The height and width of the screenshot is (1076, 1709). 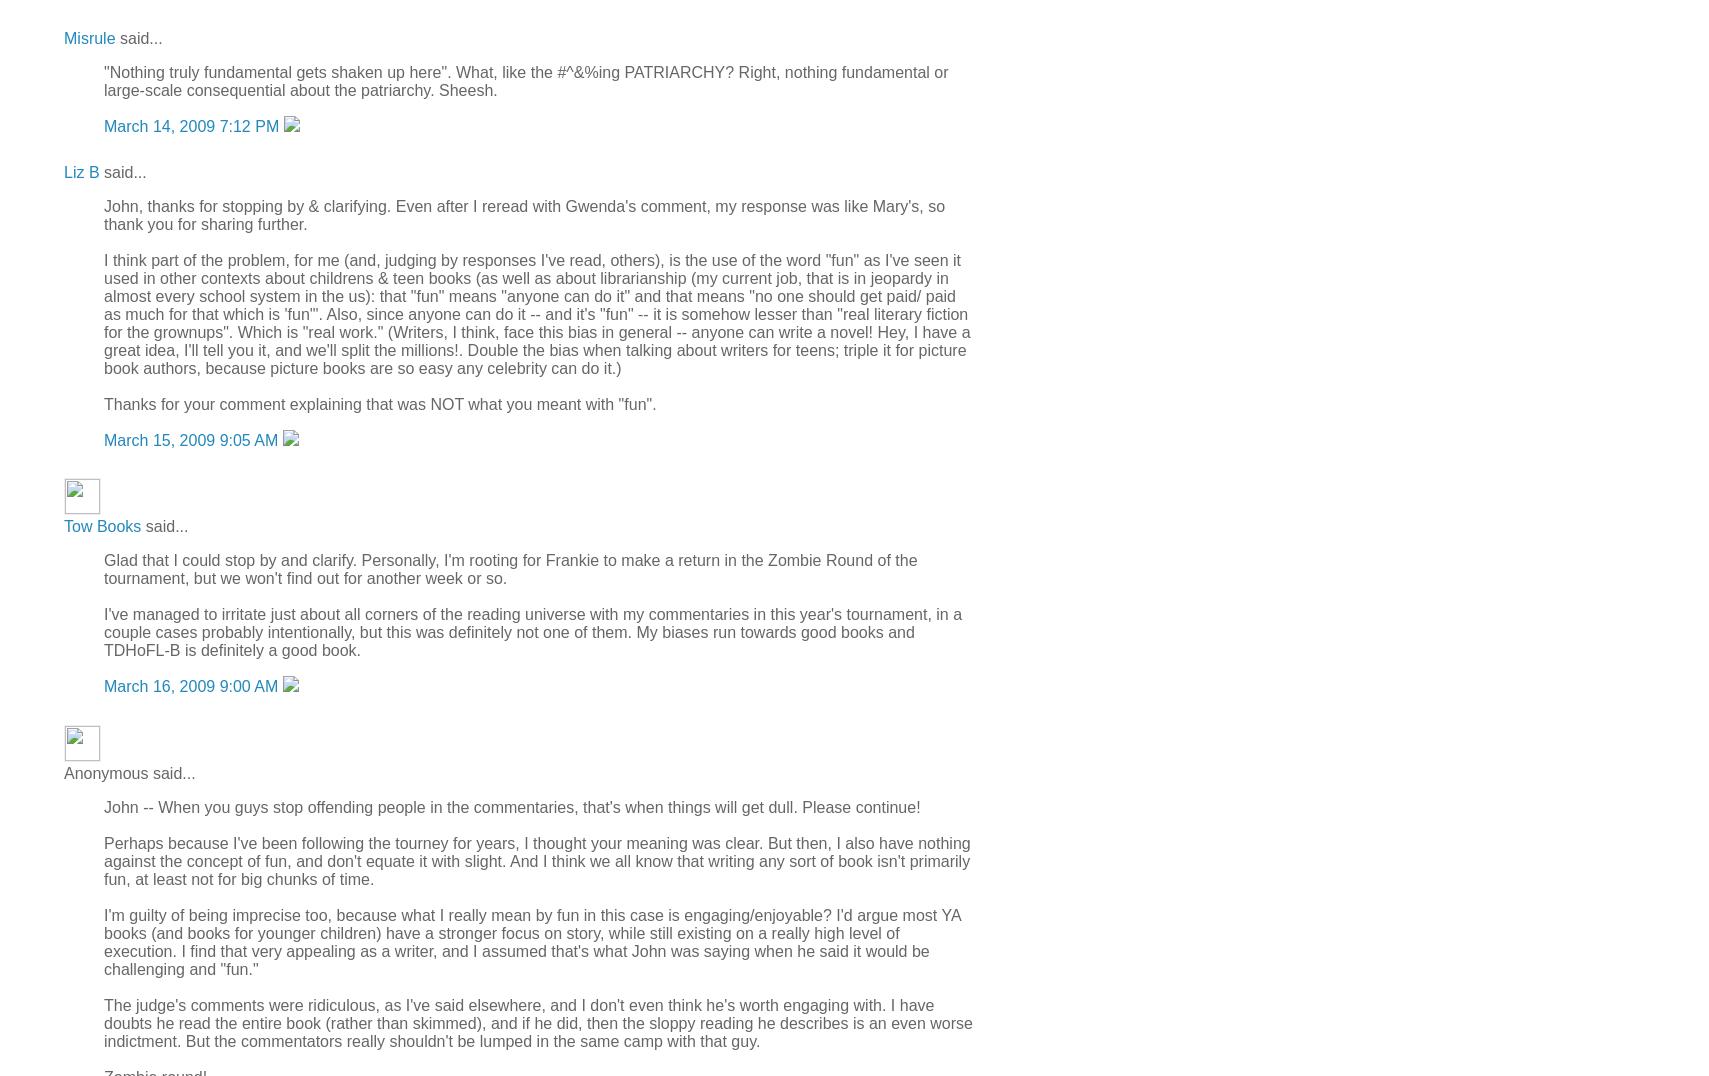 What do you see at coordinates (128, 772) in the screenshot?
I see `'Anonymous
said...'` at bounding box center [128, 772].